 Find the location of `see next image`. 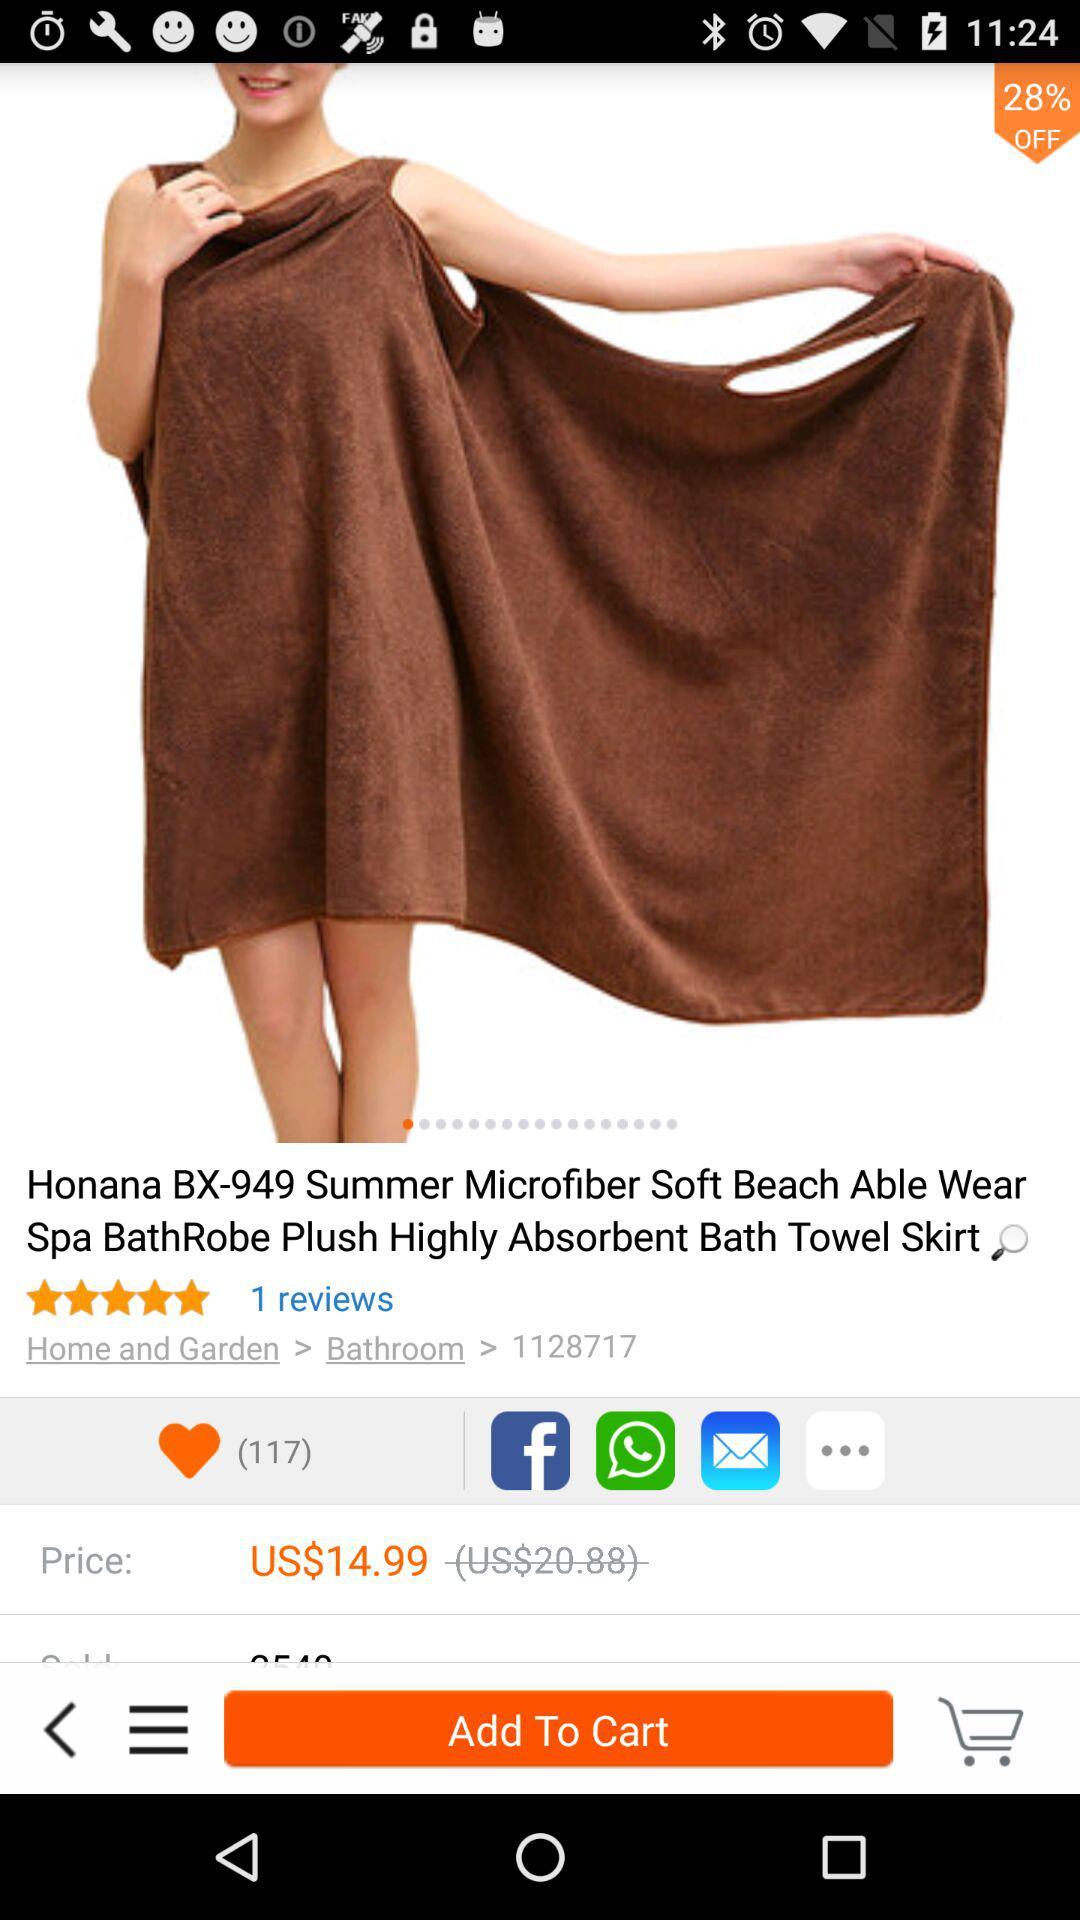

see next image is located at coordinates (540, 602).